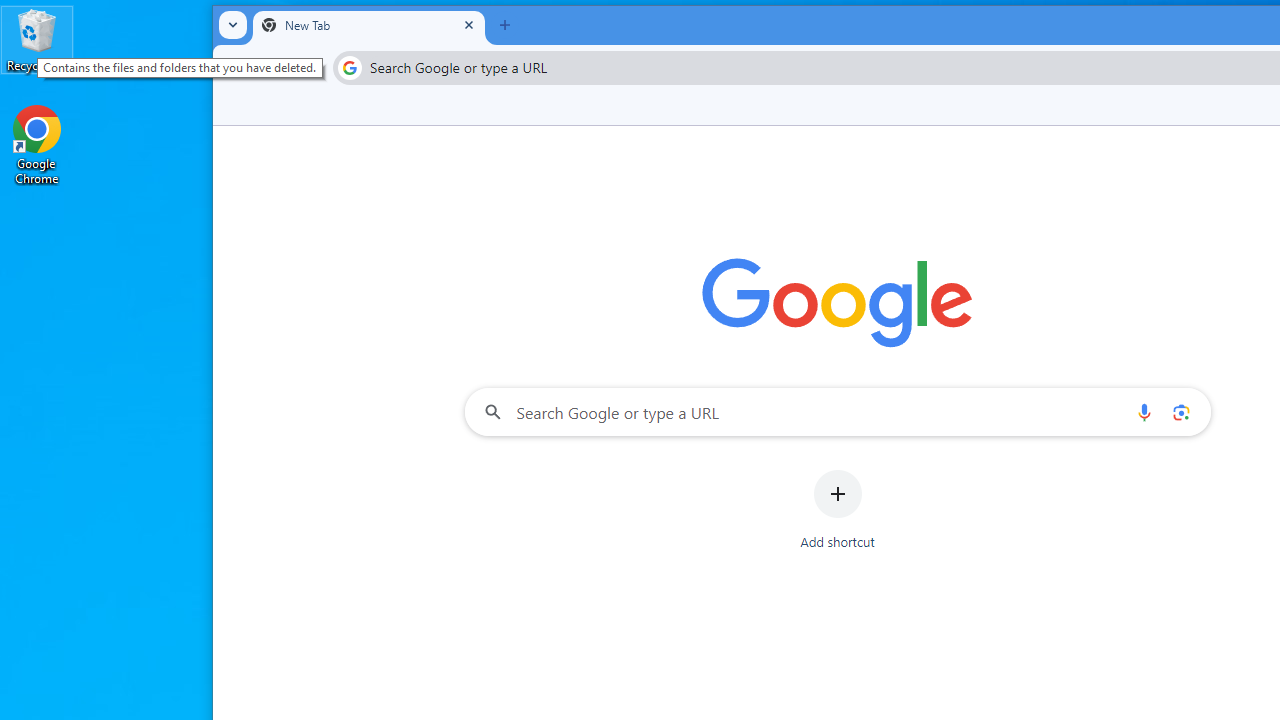 The width and height of the screenshot is (1280, 720). I want to click on 'Google Chrome', so click(37, 144).